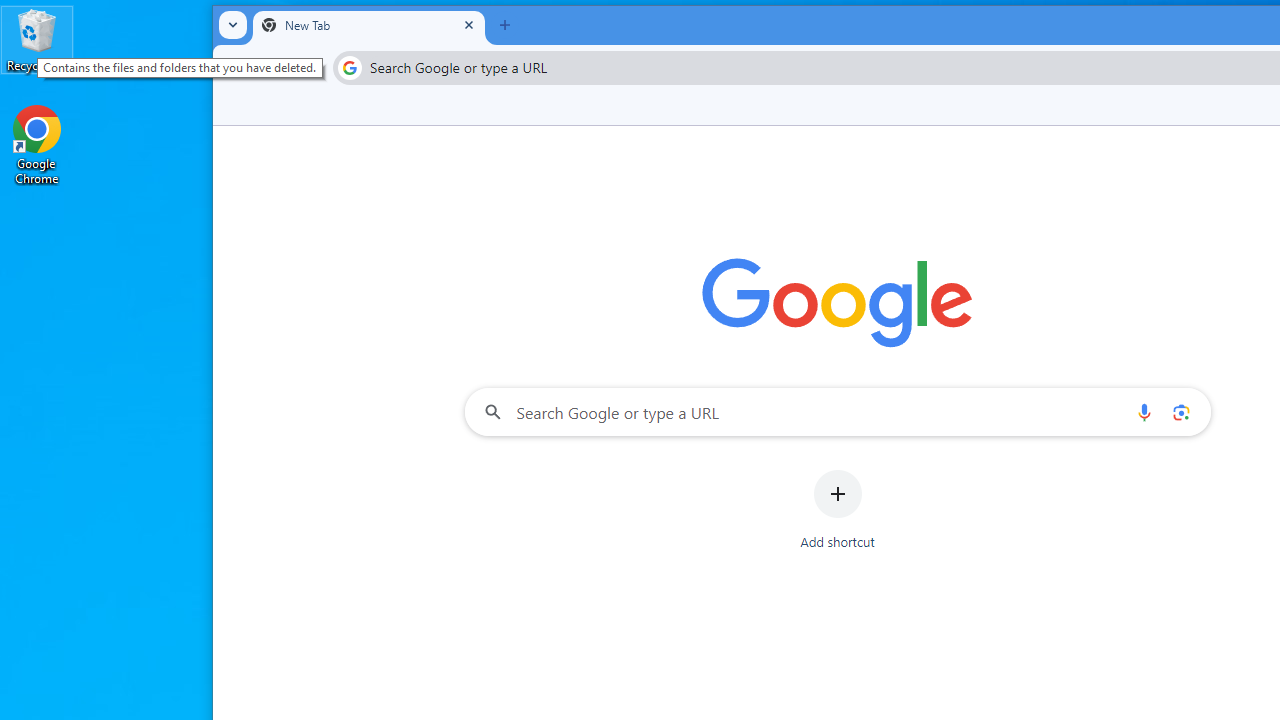 The width and height of the screenshot is (1280, 720). I want to click on 'Google Chrome', so click(37, 144).